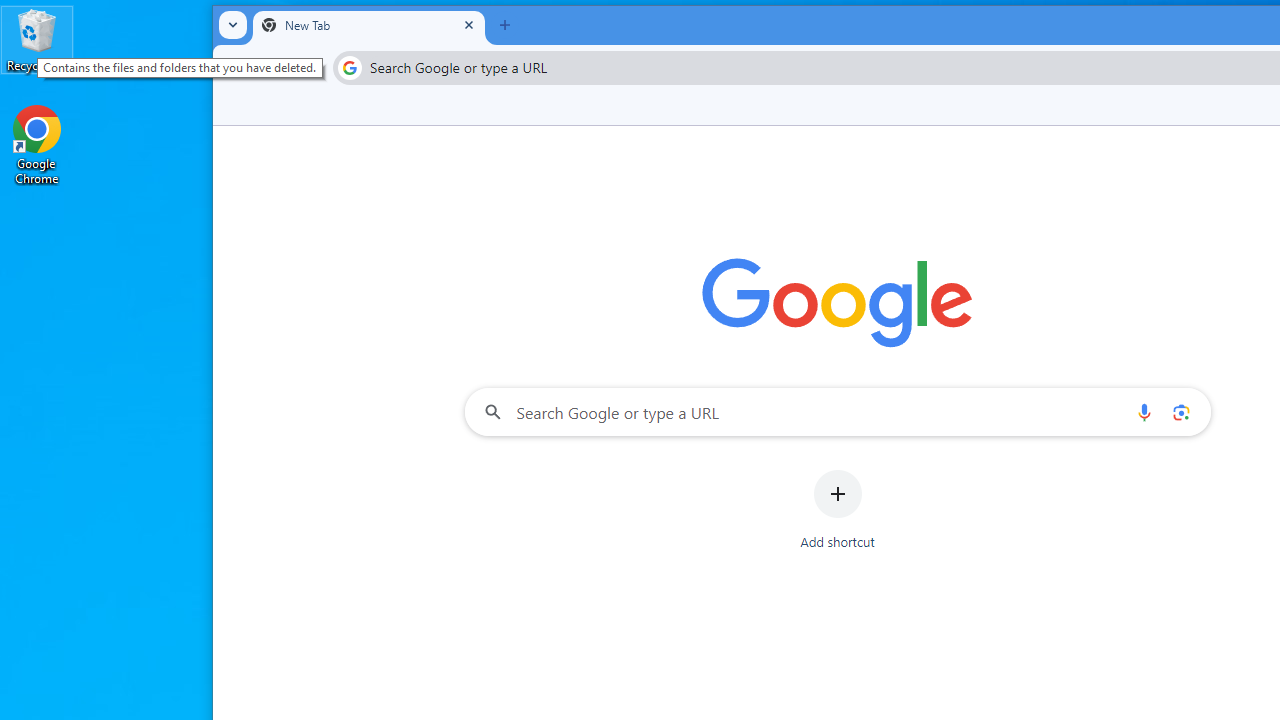 The width and height of the screenshot is (1280, 720). I want to click on 'Google Chrome', so click(37, 144).